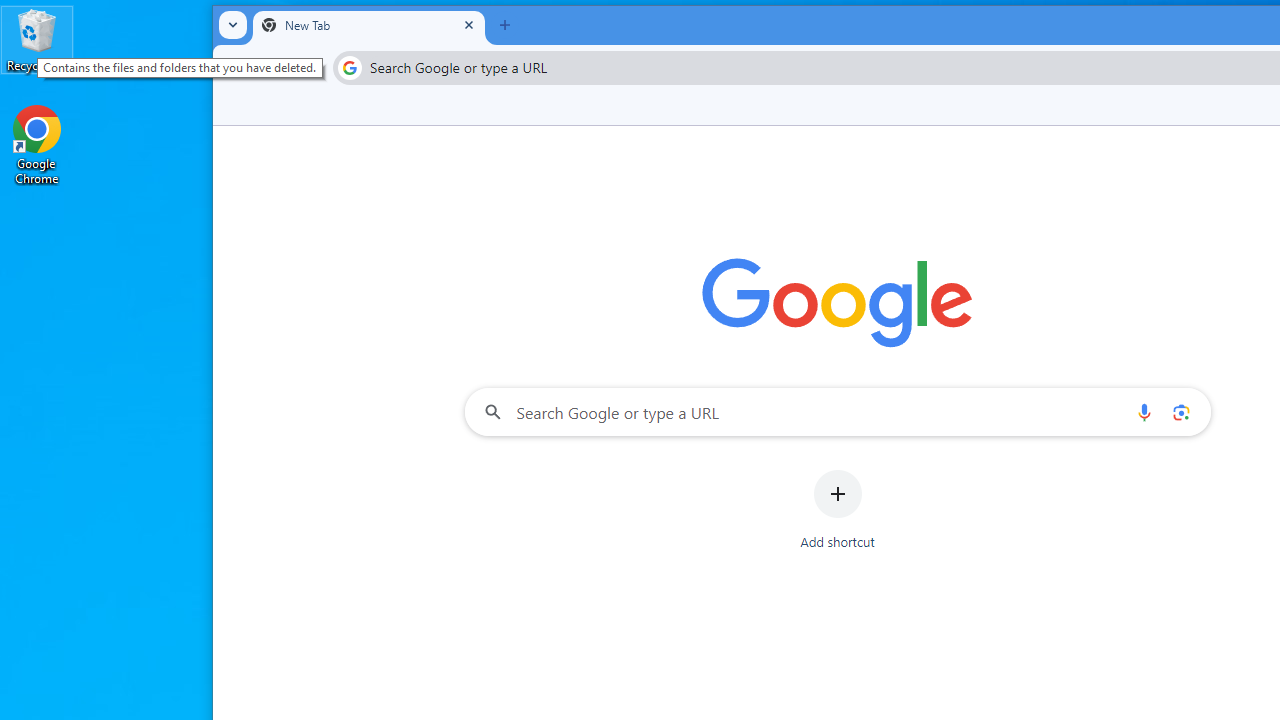 The width and height of the screenshot is (1280, 720). I want to click on 'Google Chrome', so click(37, 144).